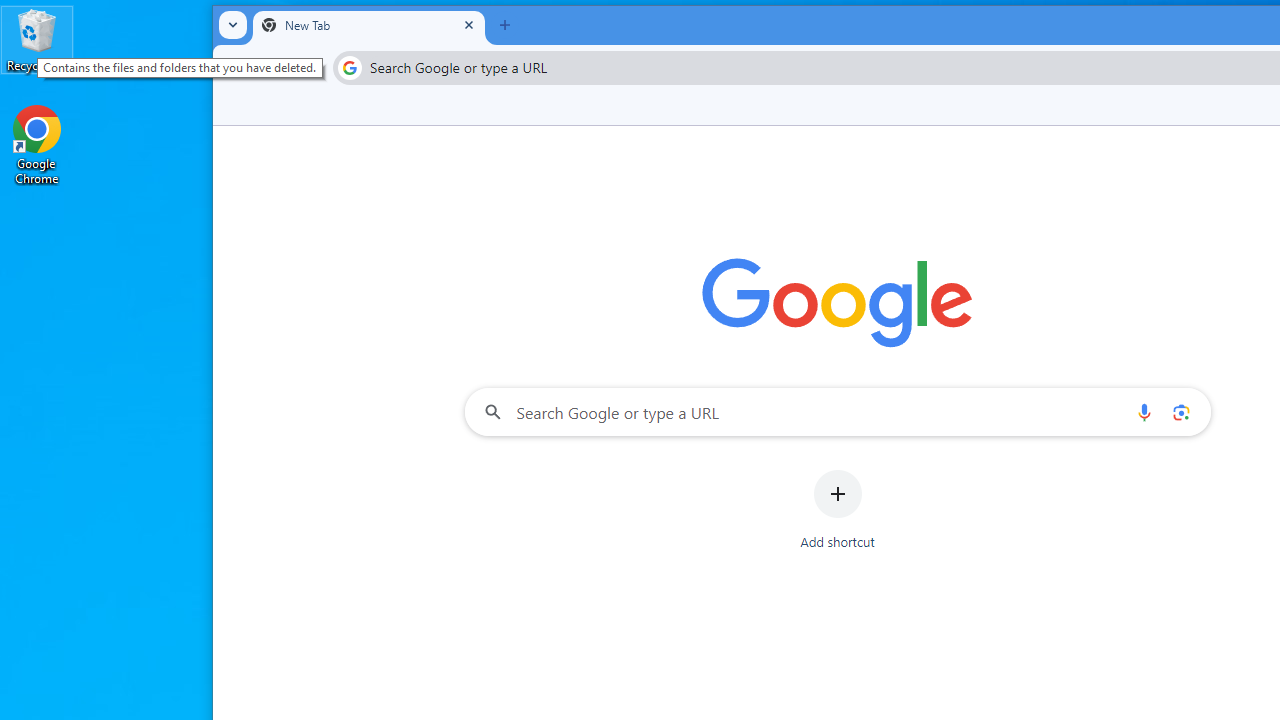 The width and height of the screenshot is (1280, 720). I want to click on 'Google Chrome', so click(37, 144).